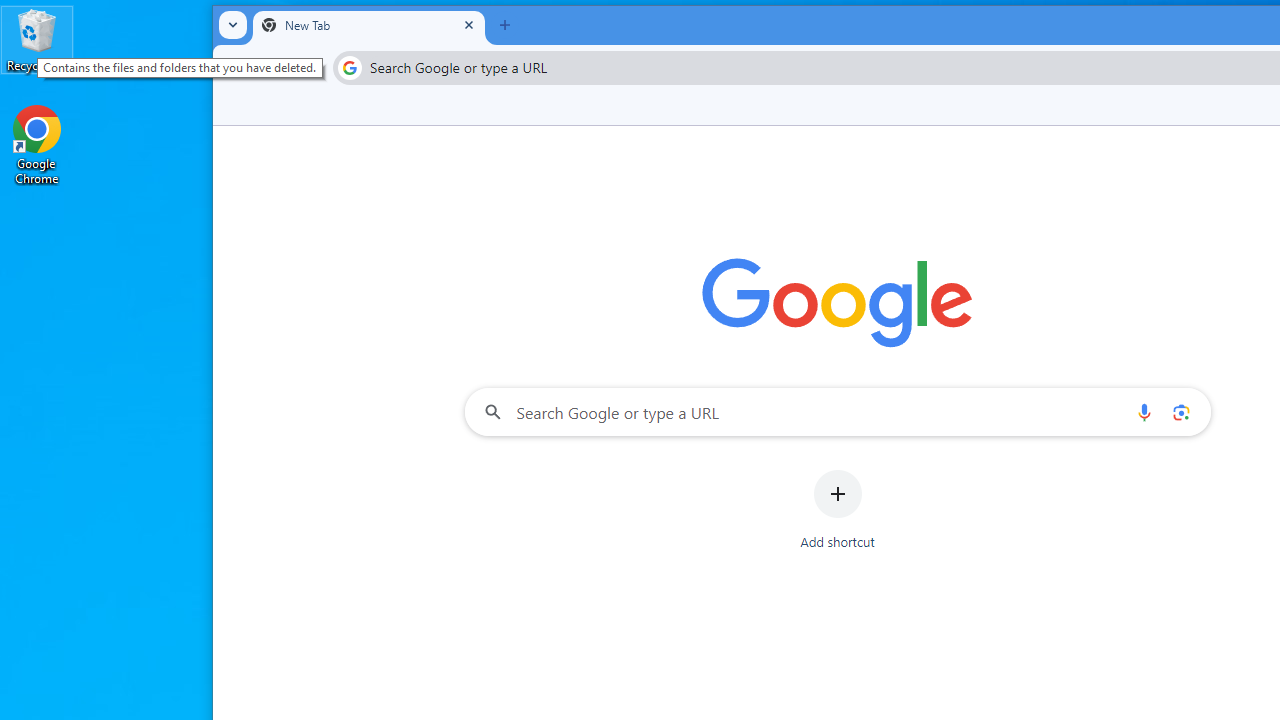 The width and height of the screenshot is (1280, 720). I want to click on 'Google Chrome', so click(37, 144).